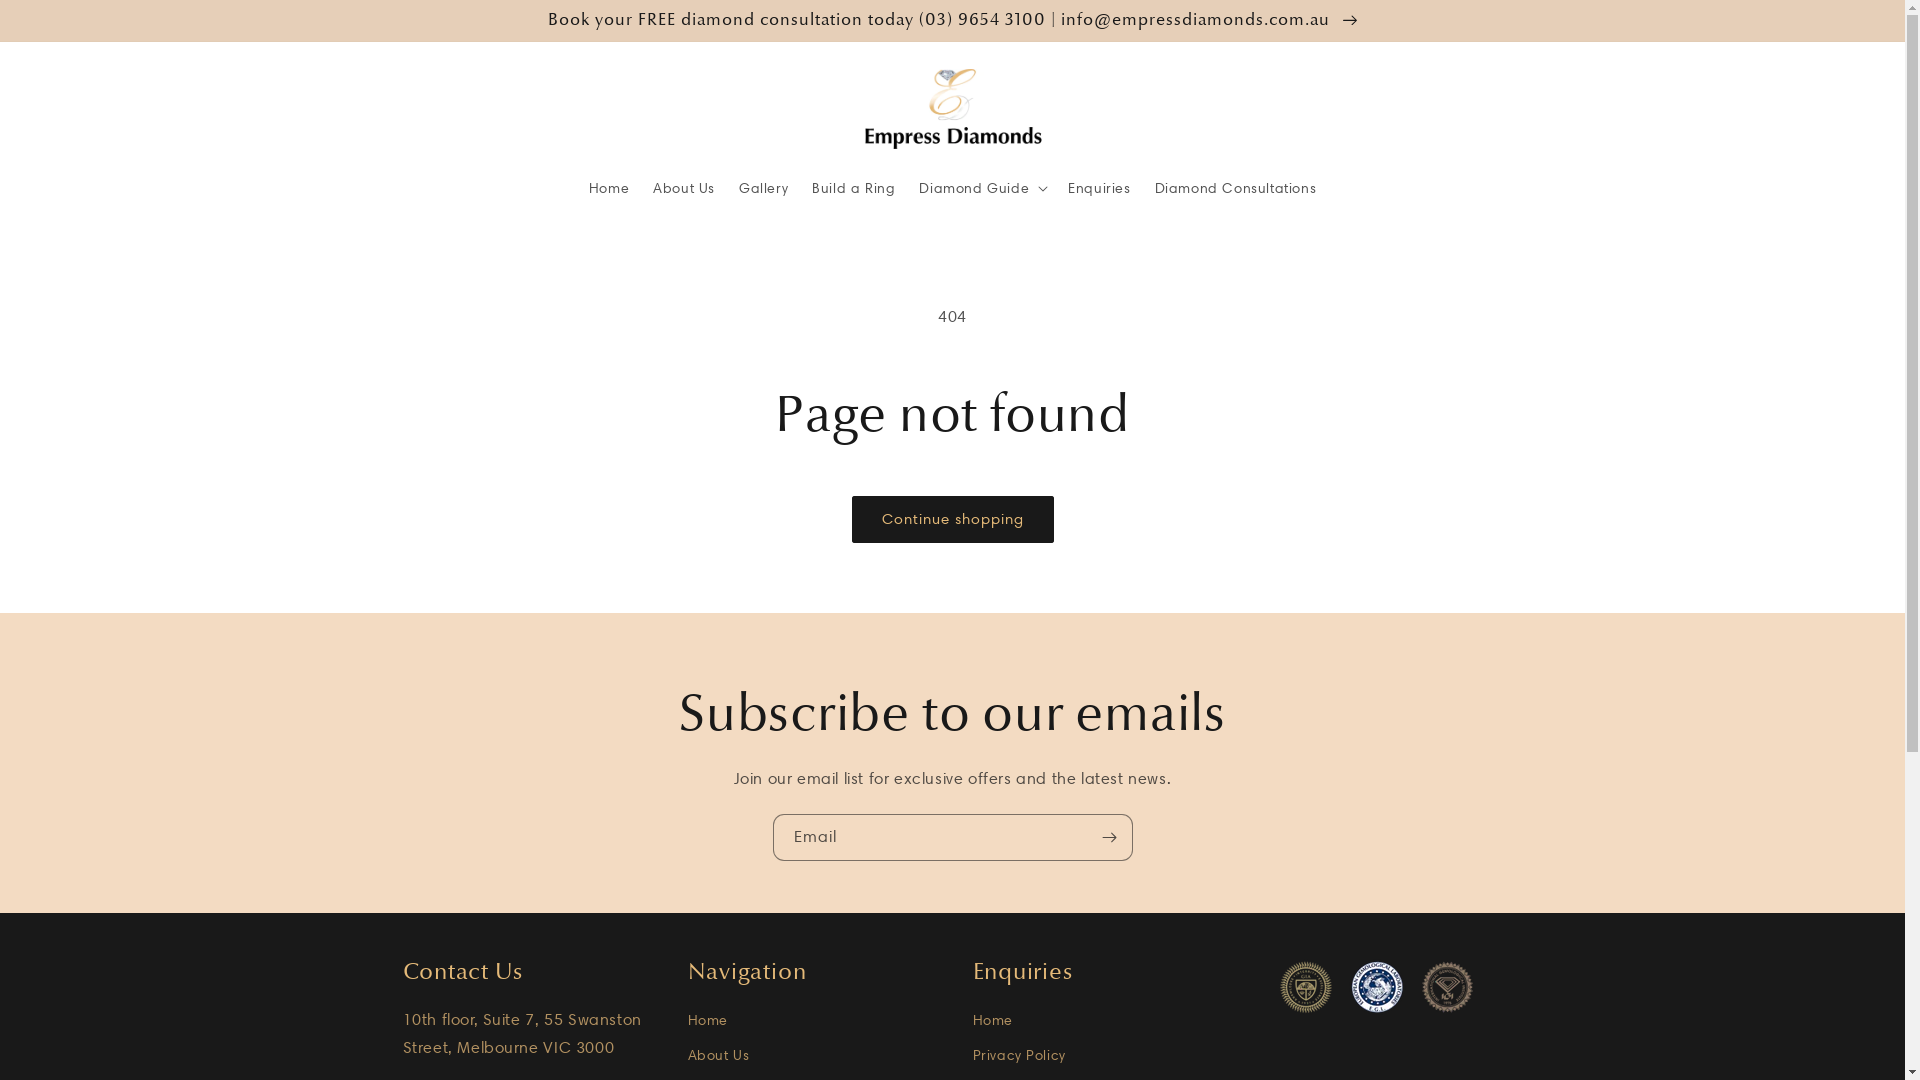  Describe the element at coordinates (853, 188) in the screenshot. I see `'Build a Ring'` at that location.